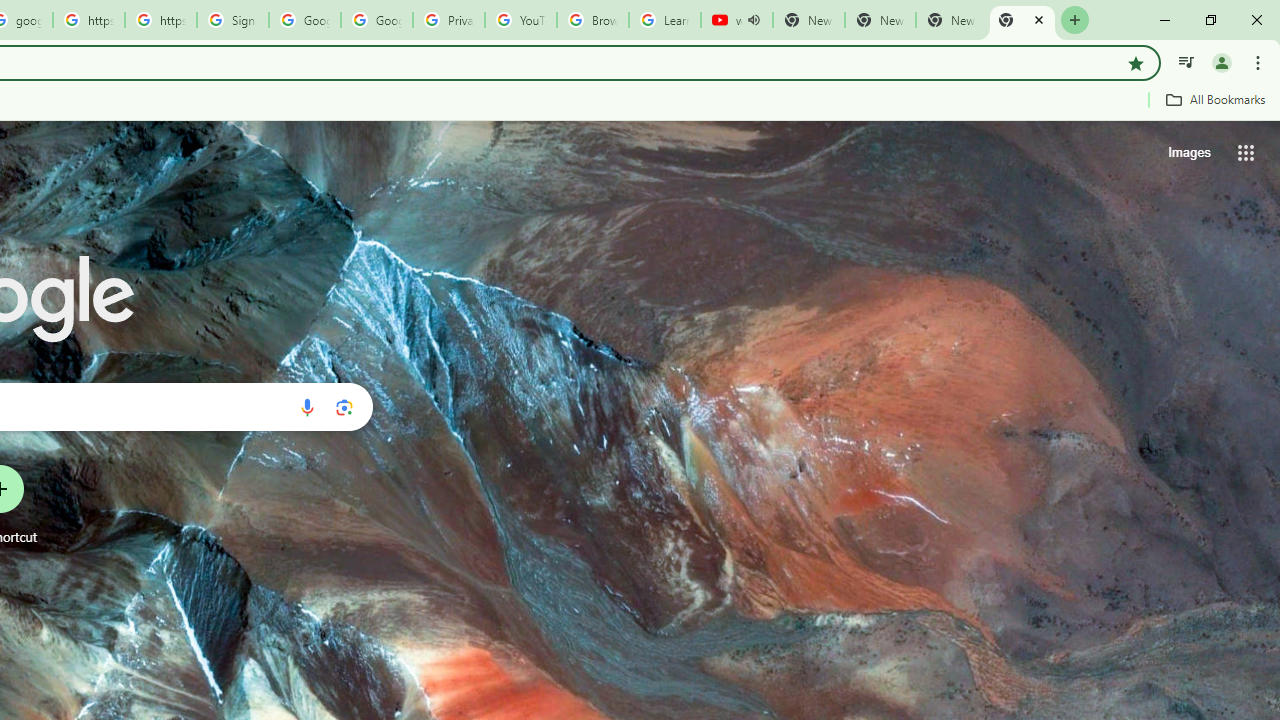  I want to click on 'YouTube', so click(520, 20).